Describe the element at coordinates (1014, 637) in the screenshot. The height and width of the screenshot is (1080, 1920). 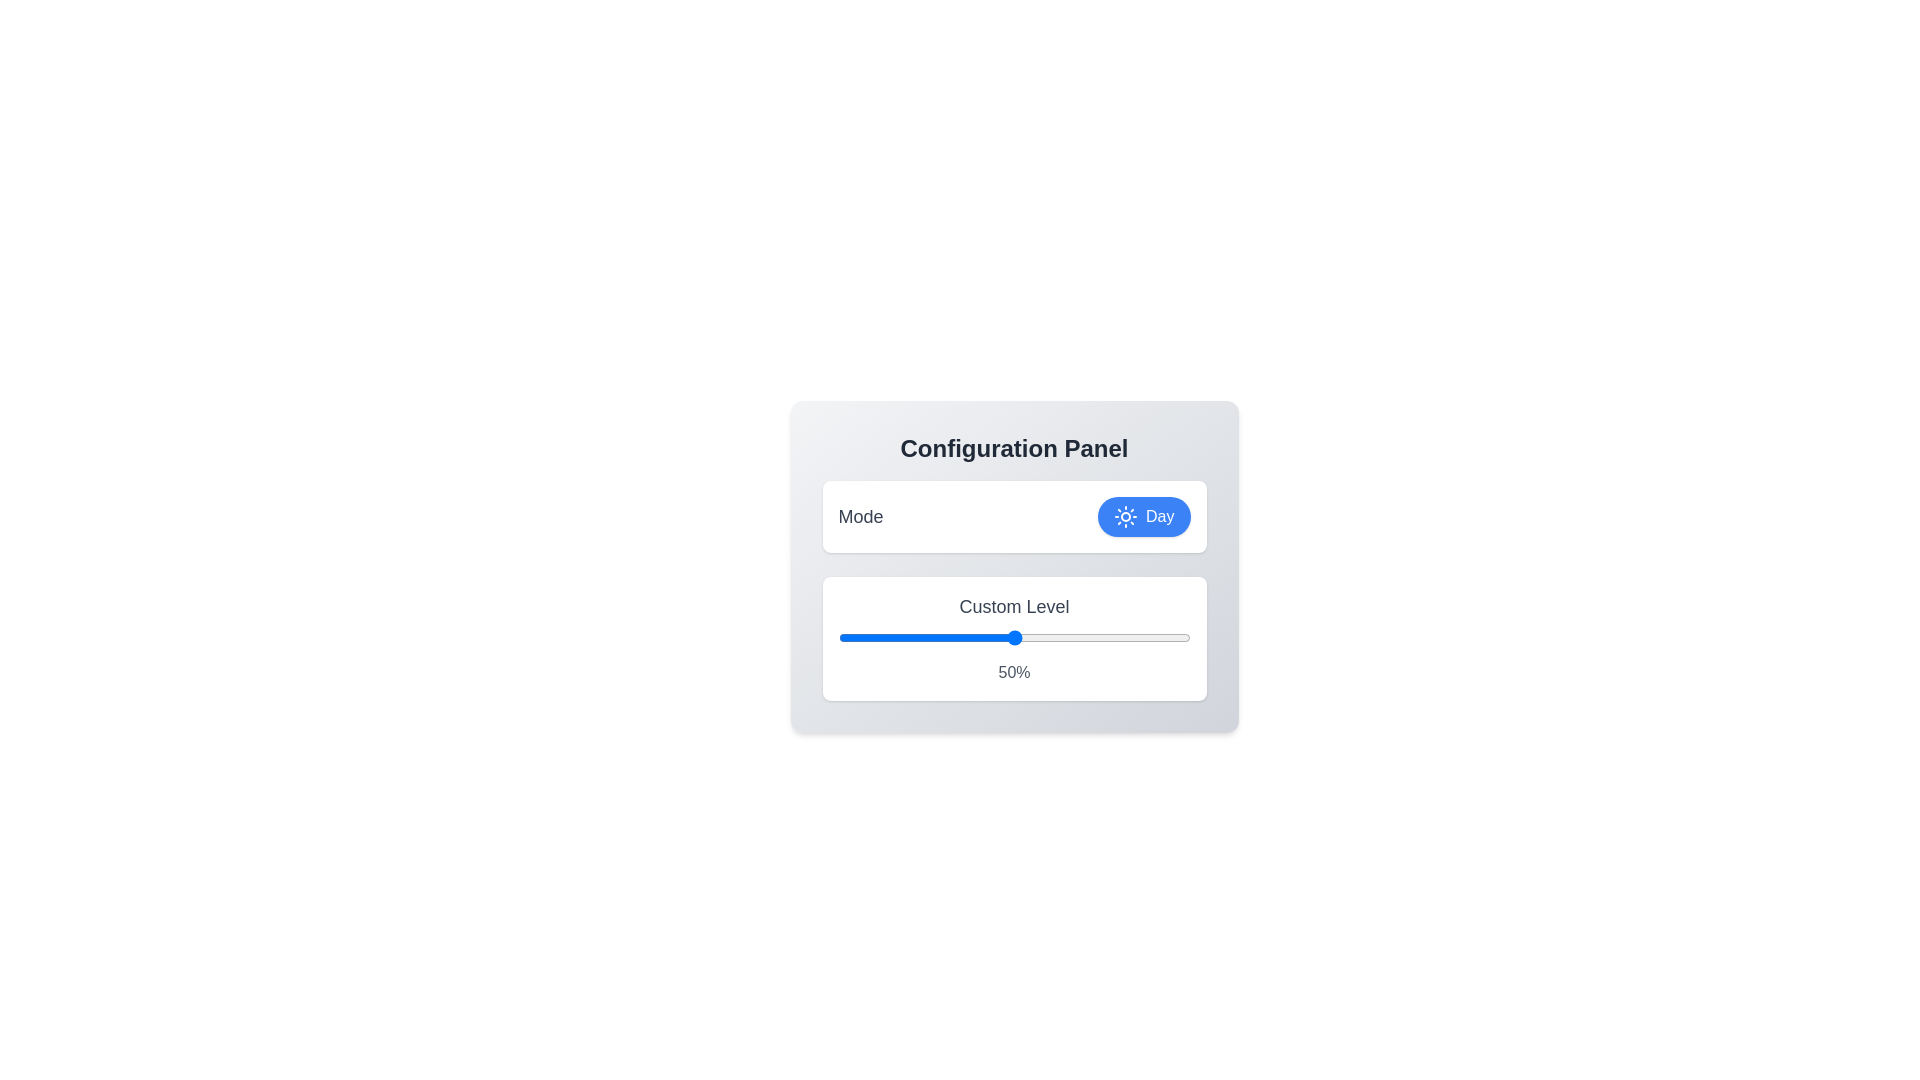
I see `the 'Custom Level' input field to focus on it` at that location.